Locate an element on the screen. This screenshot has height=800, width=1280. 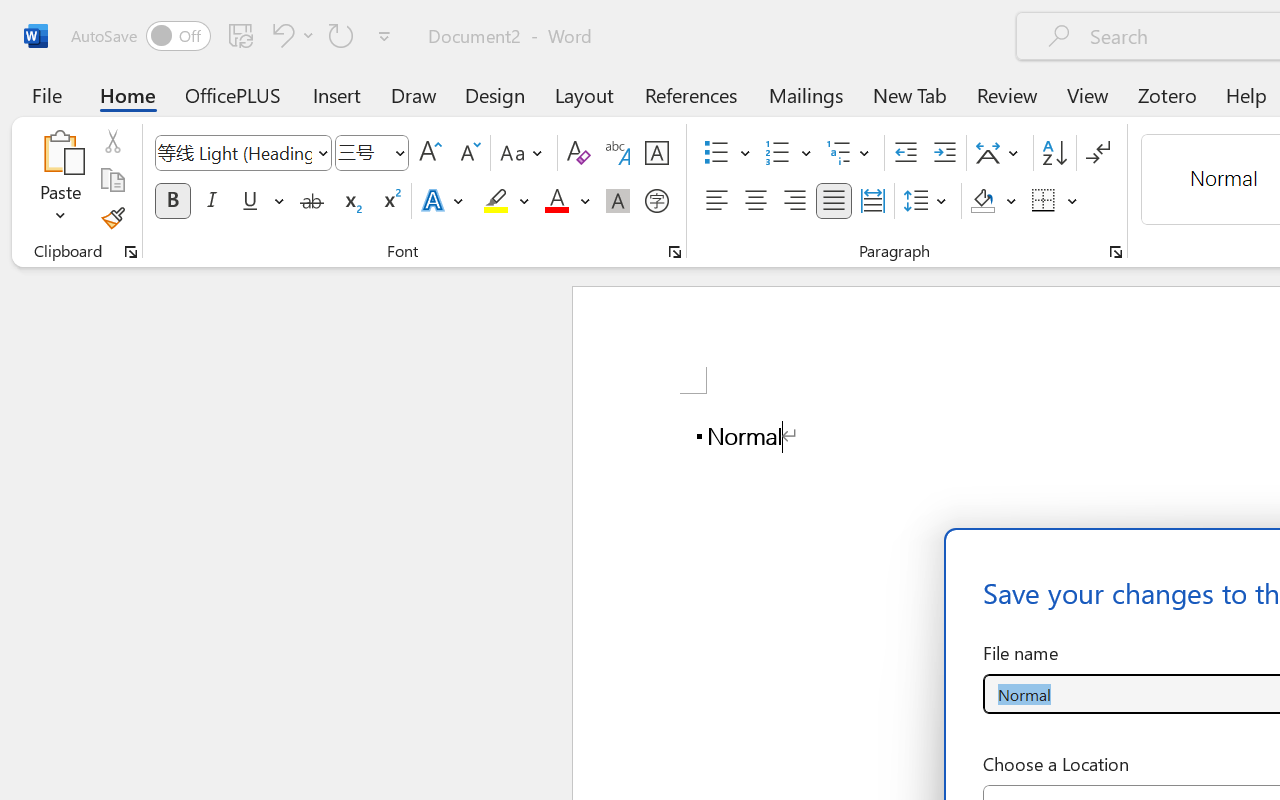
'Format Painter' is located at coordinates (111, 218).